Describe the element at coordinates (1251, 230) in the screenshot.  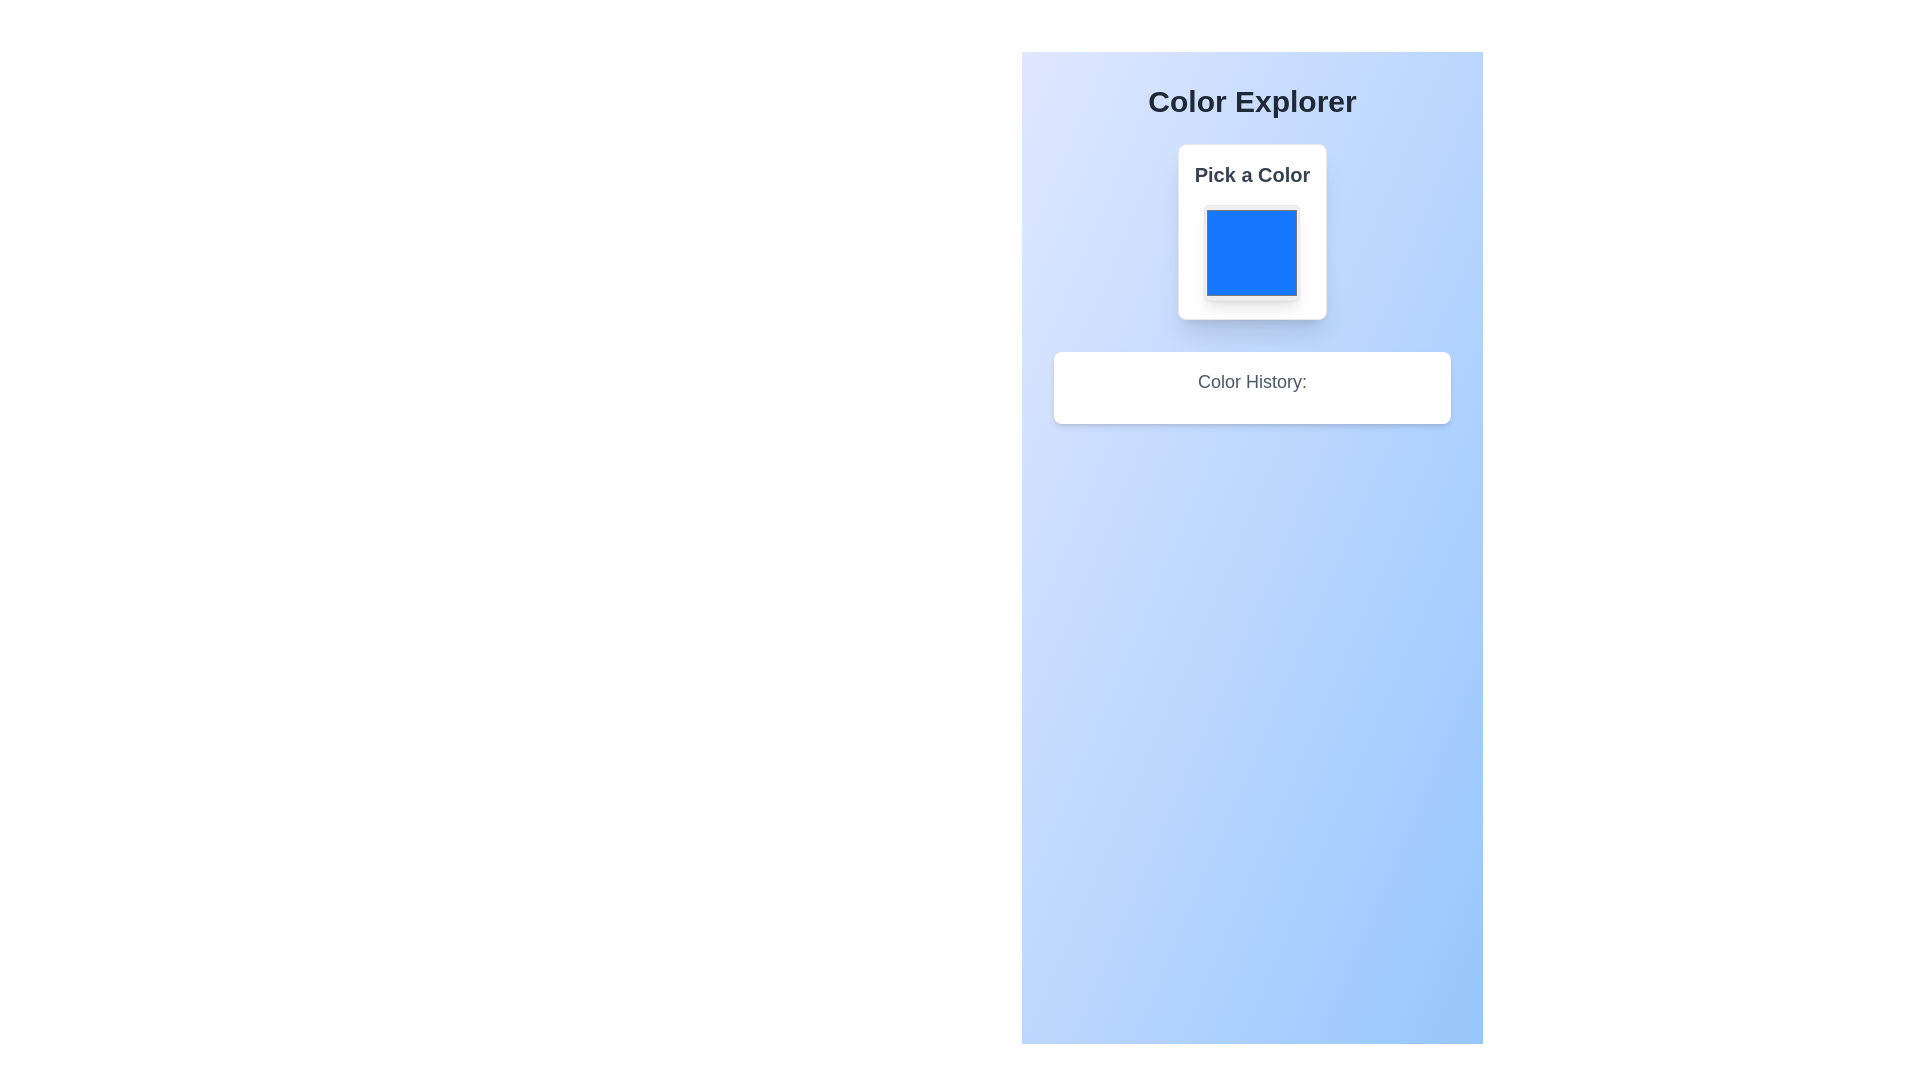
I see `the composite element labeled 'Pick a Color' which features a clickable blue color display and is located within the 'Color Explorer' section` at that location.